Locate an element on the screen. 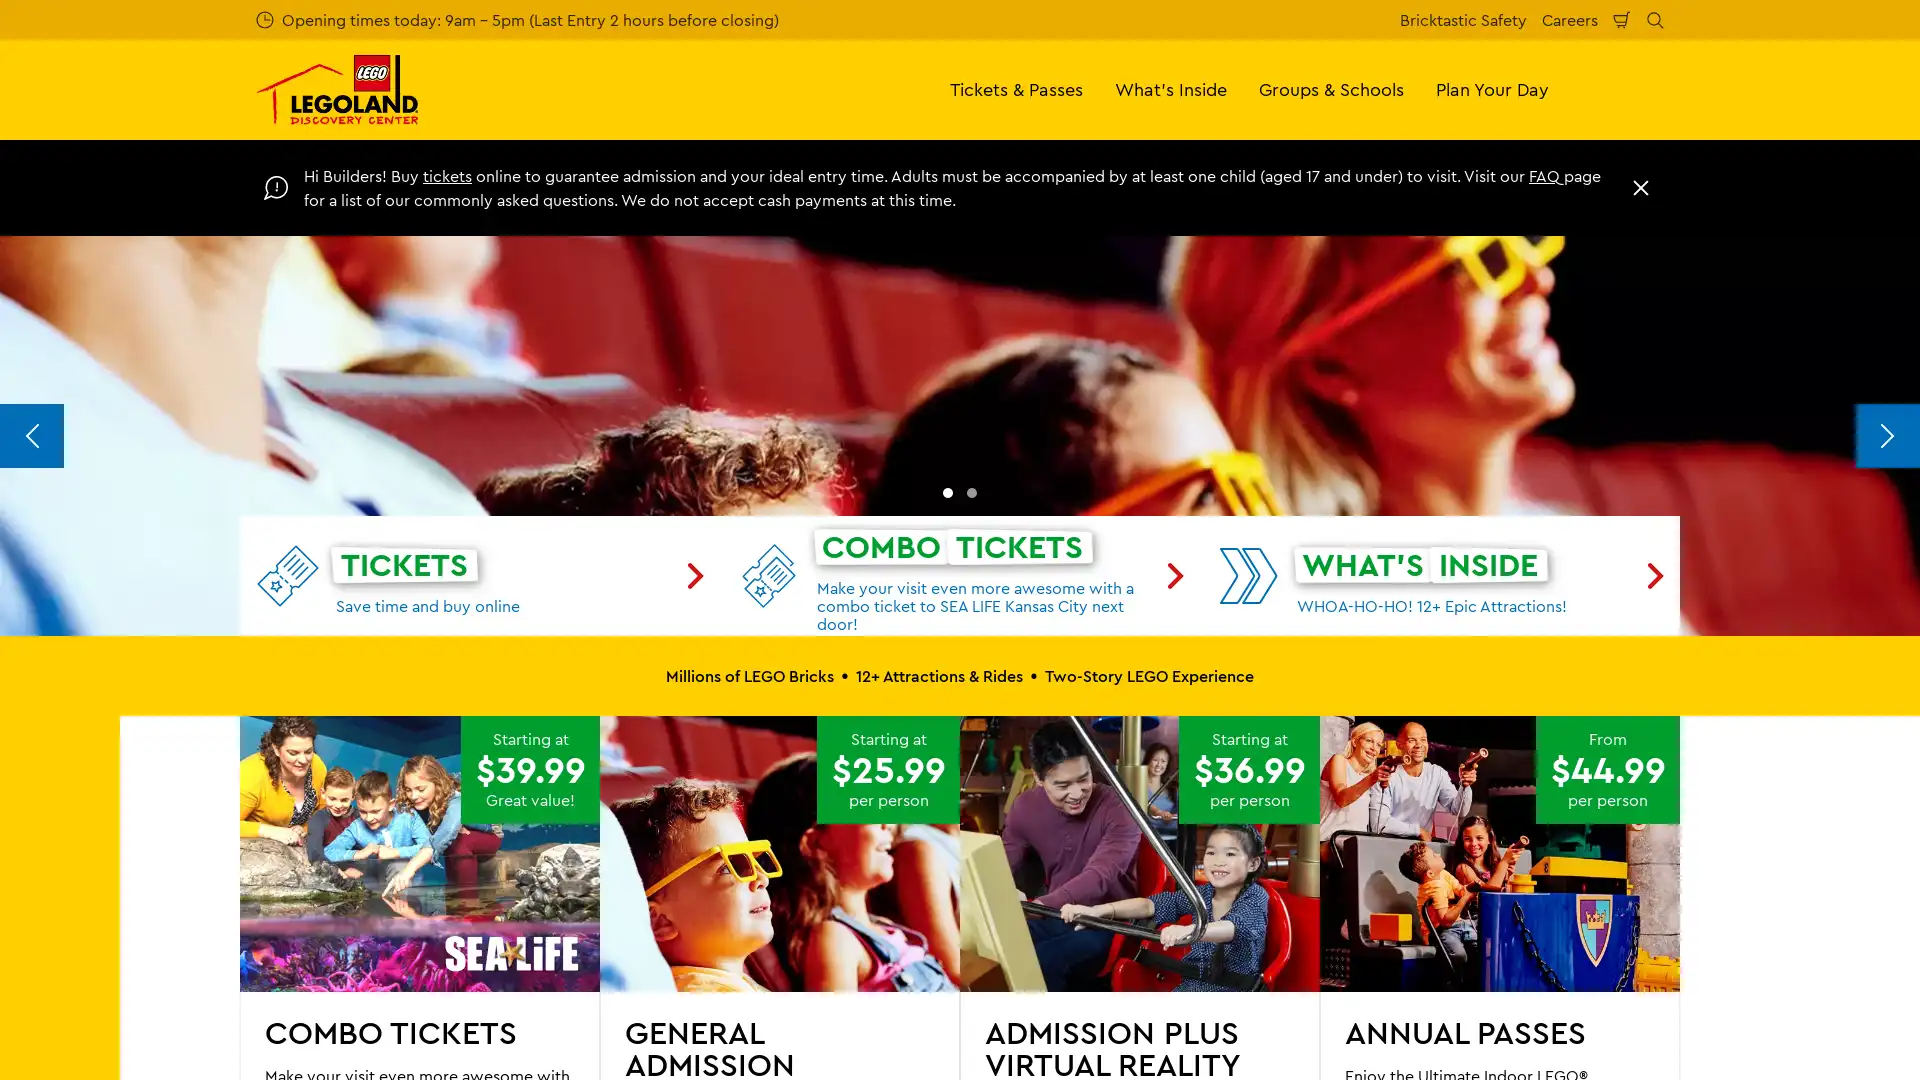 Image resolution: width=1920 pixels, height=1080 pixels. Go to slide 2 is located at coordinates (971, 870).